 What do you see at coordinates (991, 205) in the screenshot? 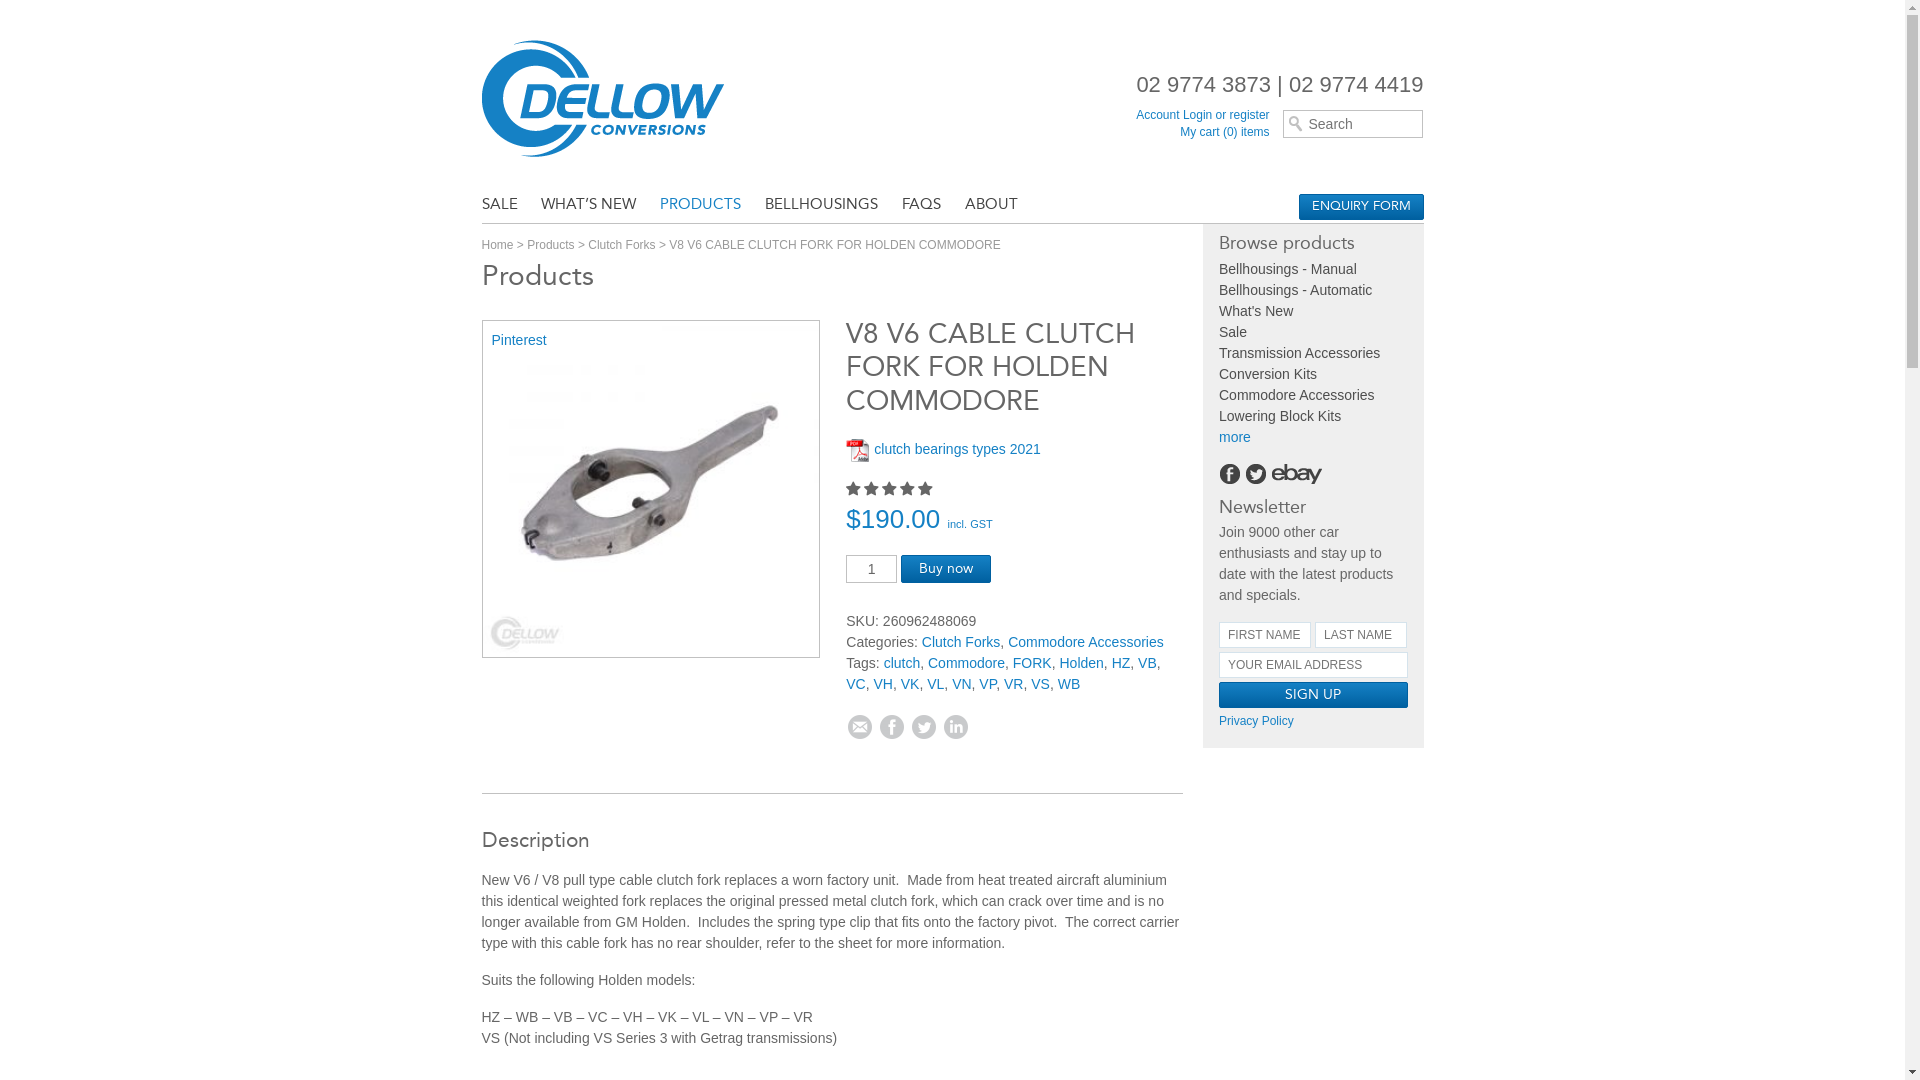
I see `'ABOUT'` at bounding box center [991, 205].